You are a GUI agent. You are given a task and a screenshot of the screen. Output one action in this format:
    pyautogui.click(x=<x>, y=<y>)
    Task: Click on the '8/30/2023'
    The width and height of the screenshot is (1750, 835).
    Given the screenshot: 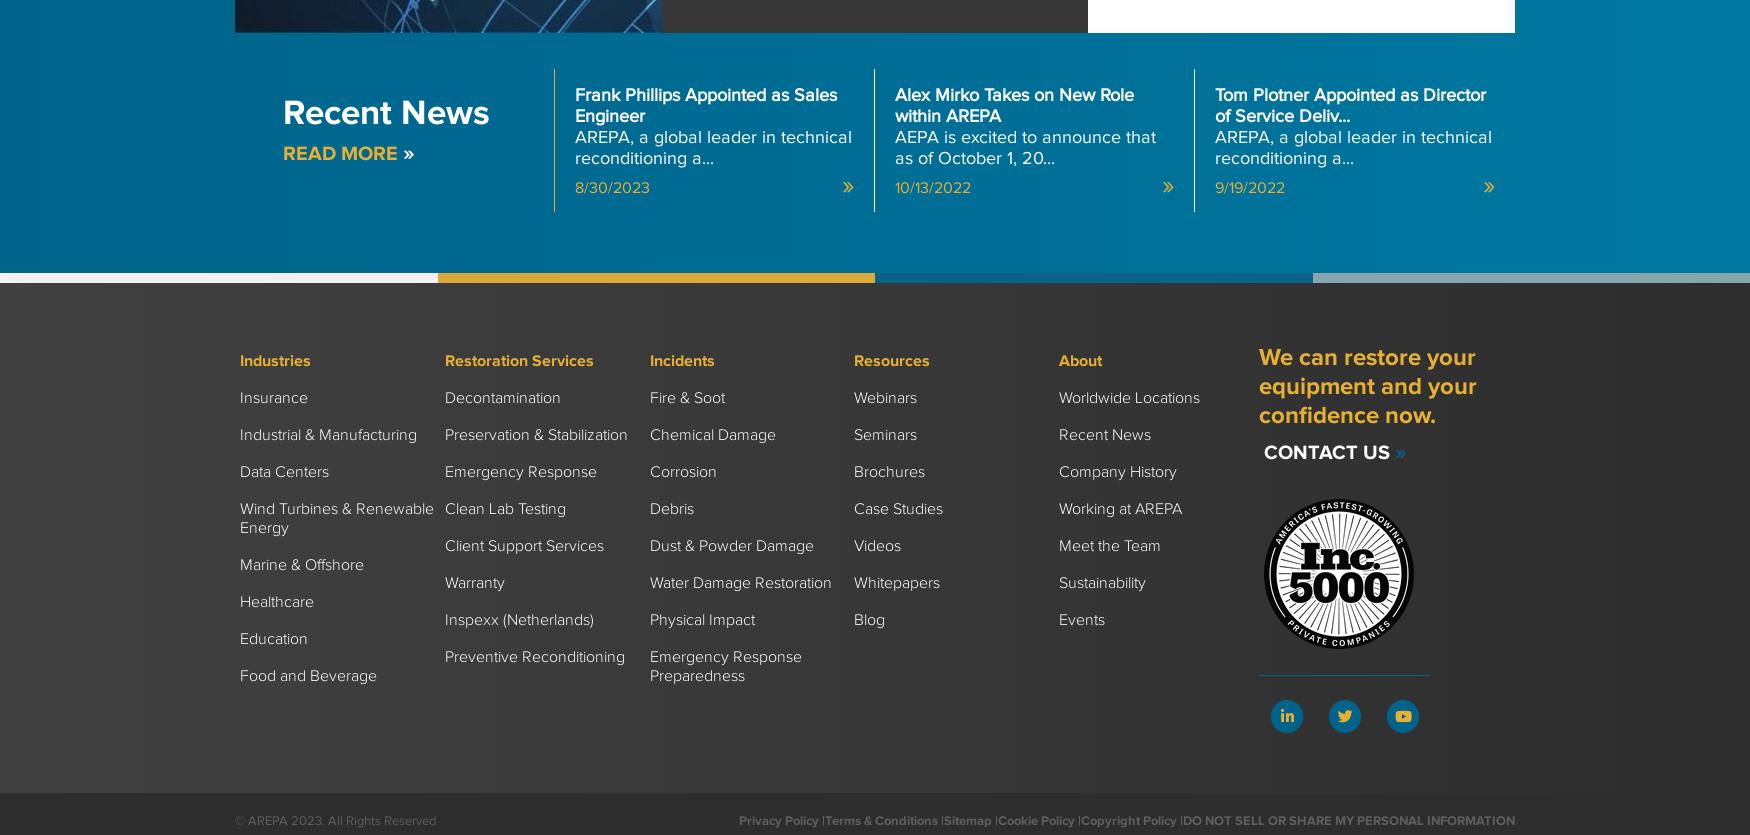 What is the action you would take?
    pyautogui.click(x=612, y=188)
    